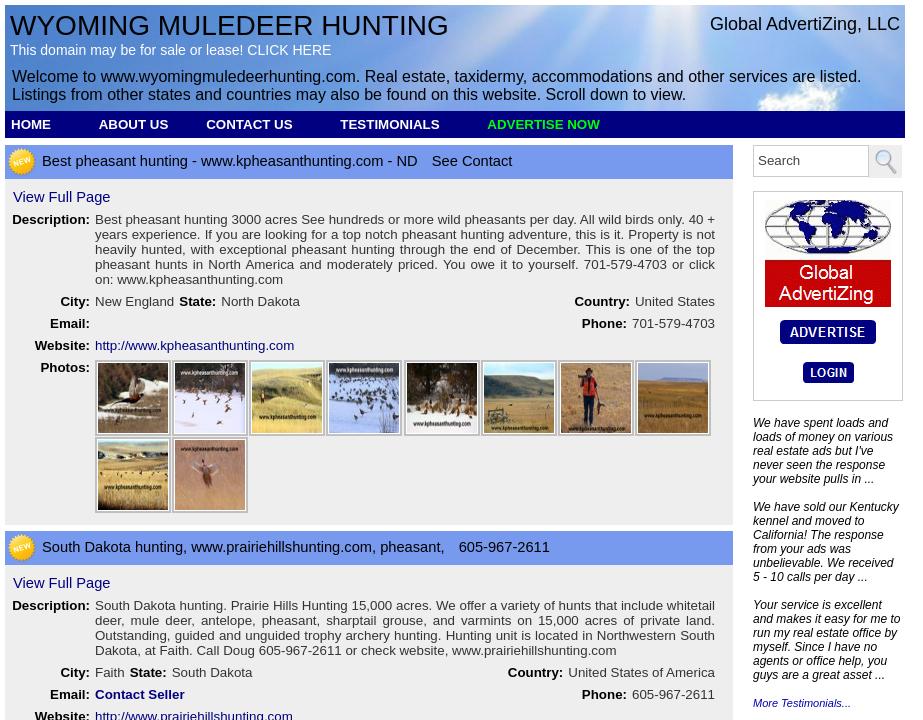  I want to click on 'More Testimonials...', so click(800, 702).